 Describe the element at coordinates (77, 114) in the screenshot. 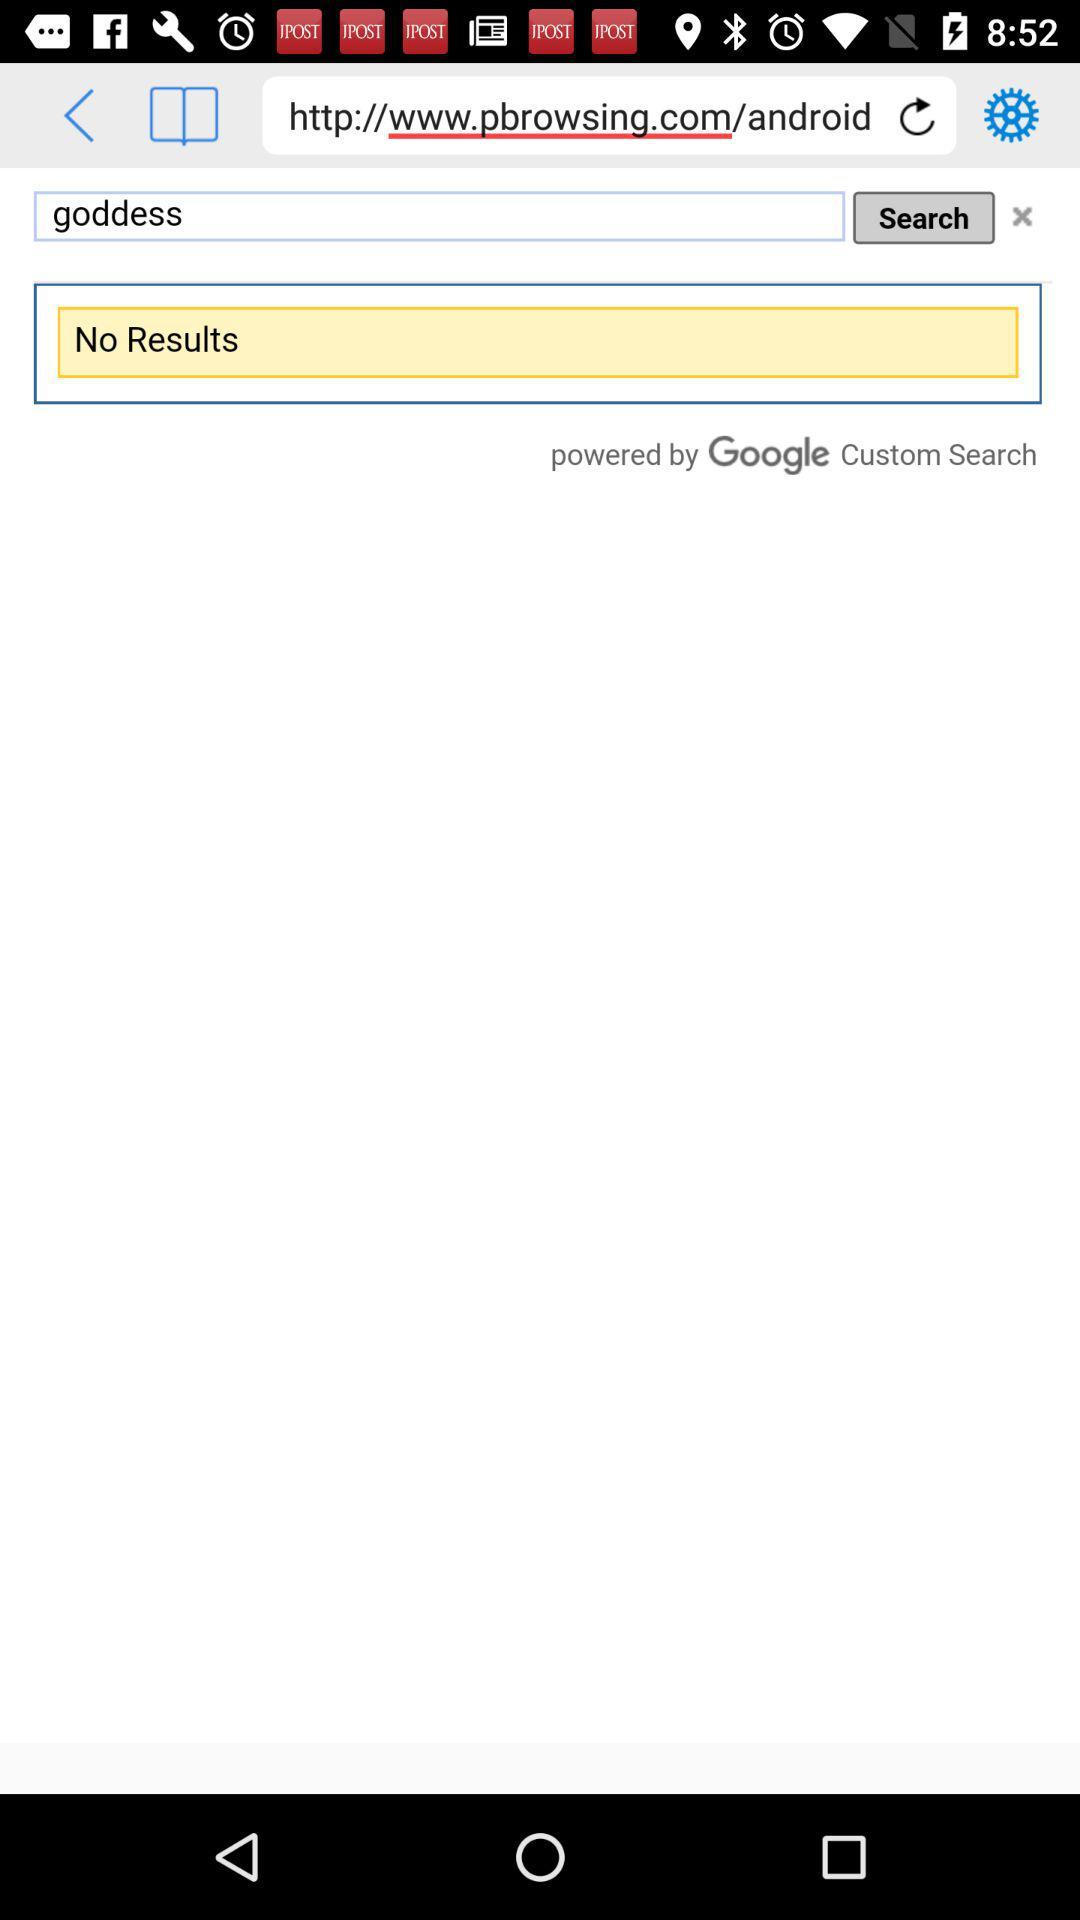

I see `the arrow_backward icon` at that location.